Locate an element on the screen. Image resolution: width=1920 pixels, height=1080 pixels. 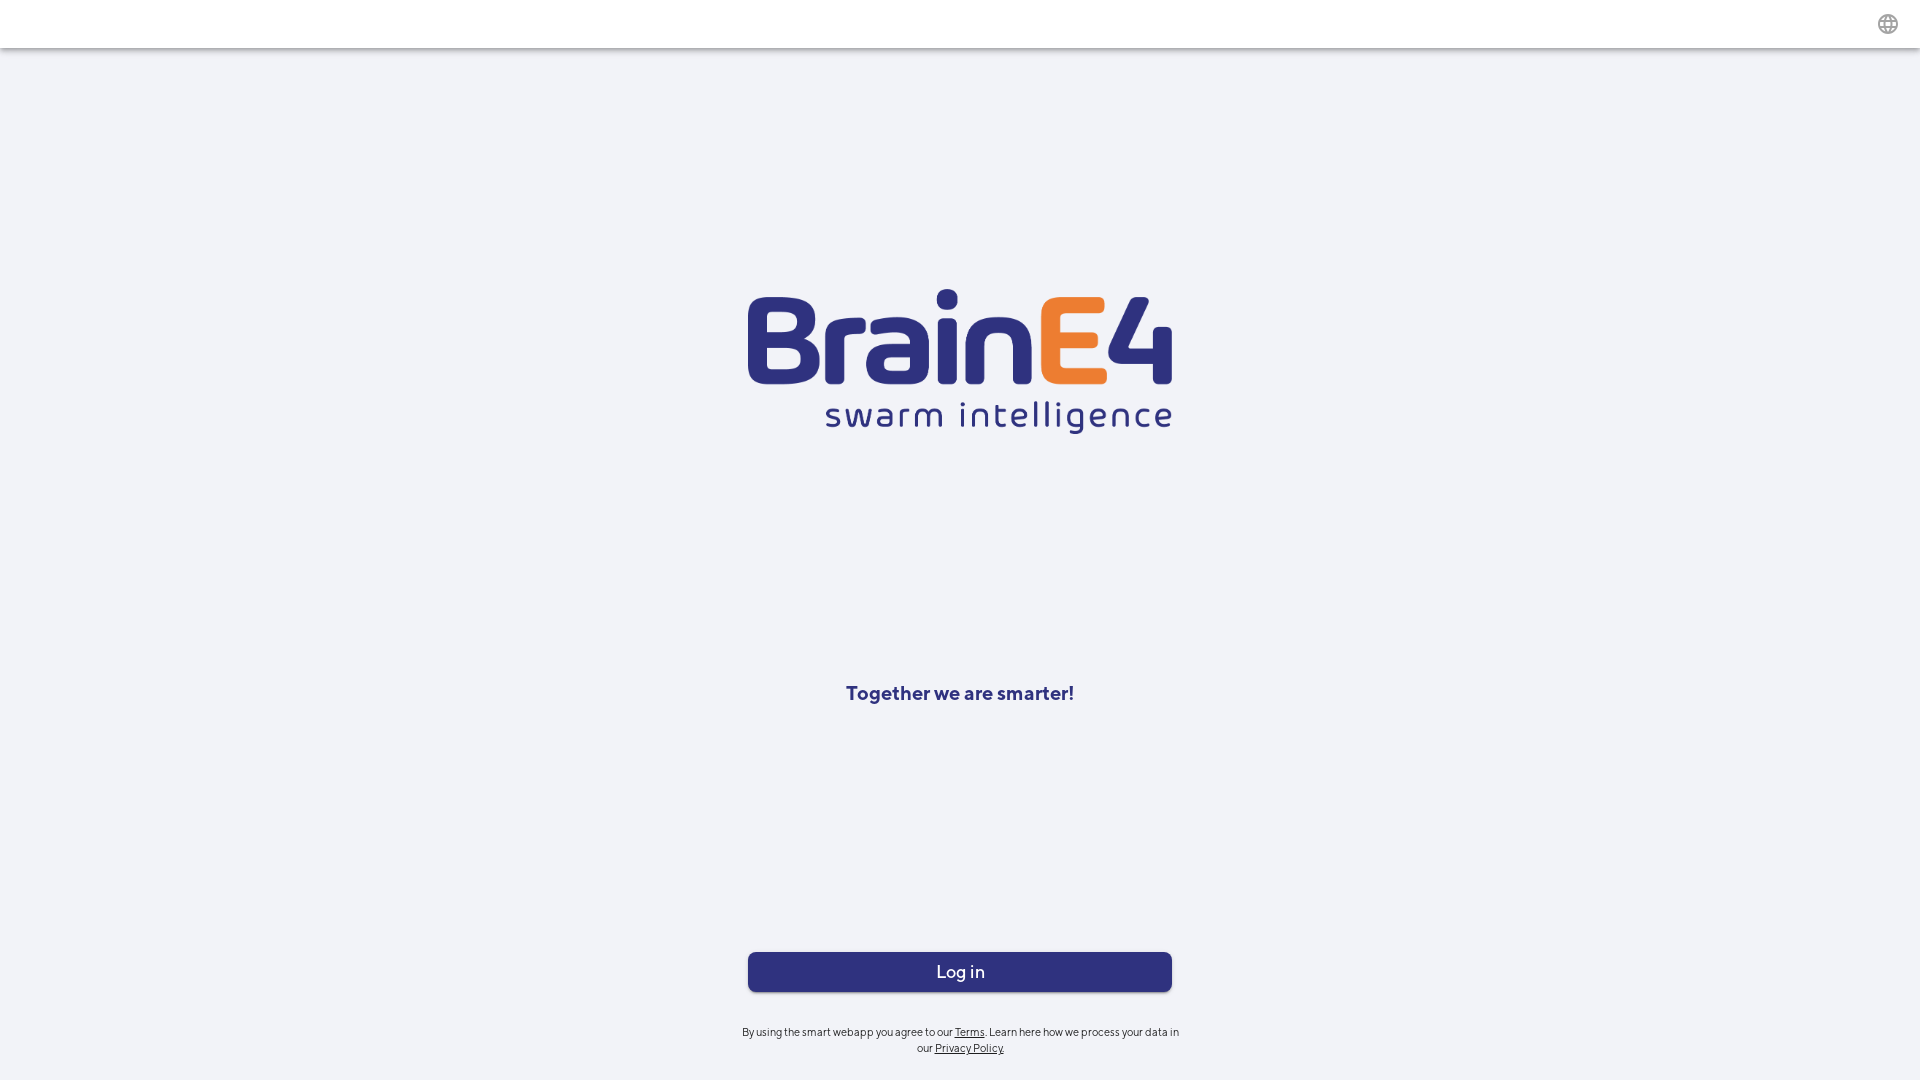
'Terms' is located at coordinates (969, 1030).